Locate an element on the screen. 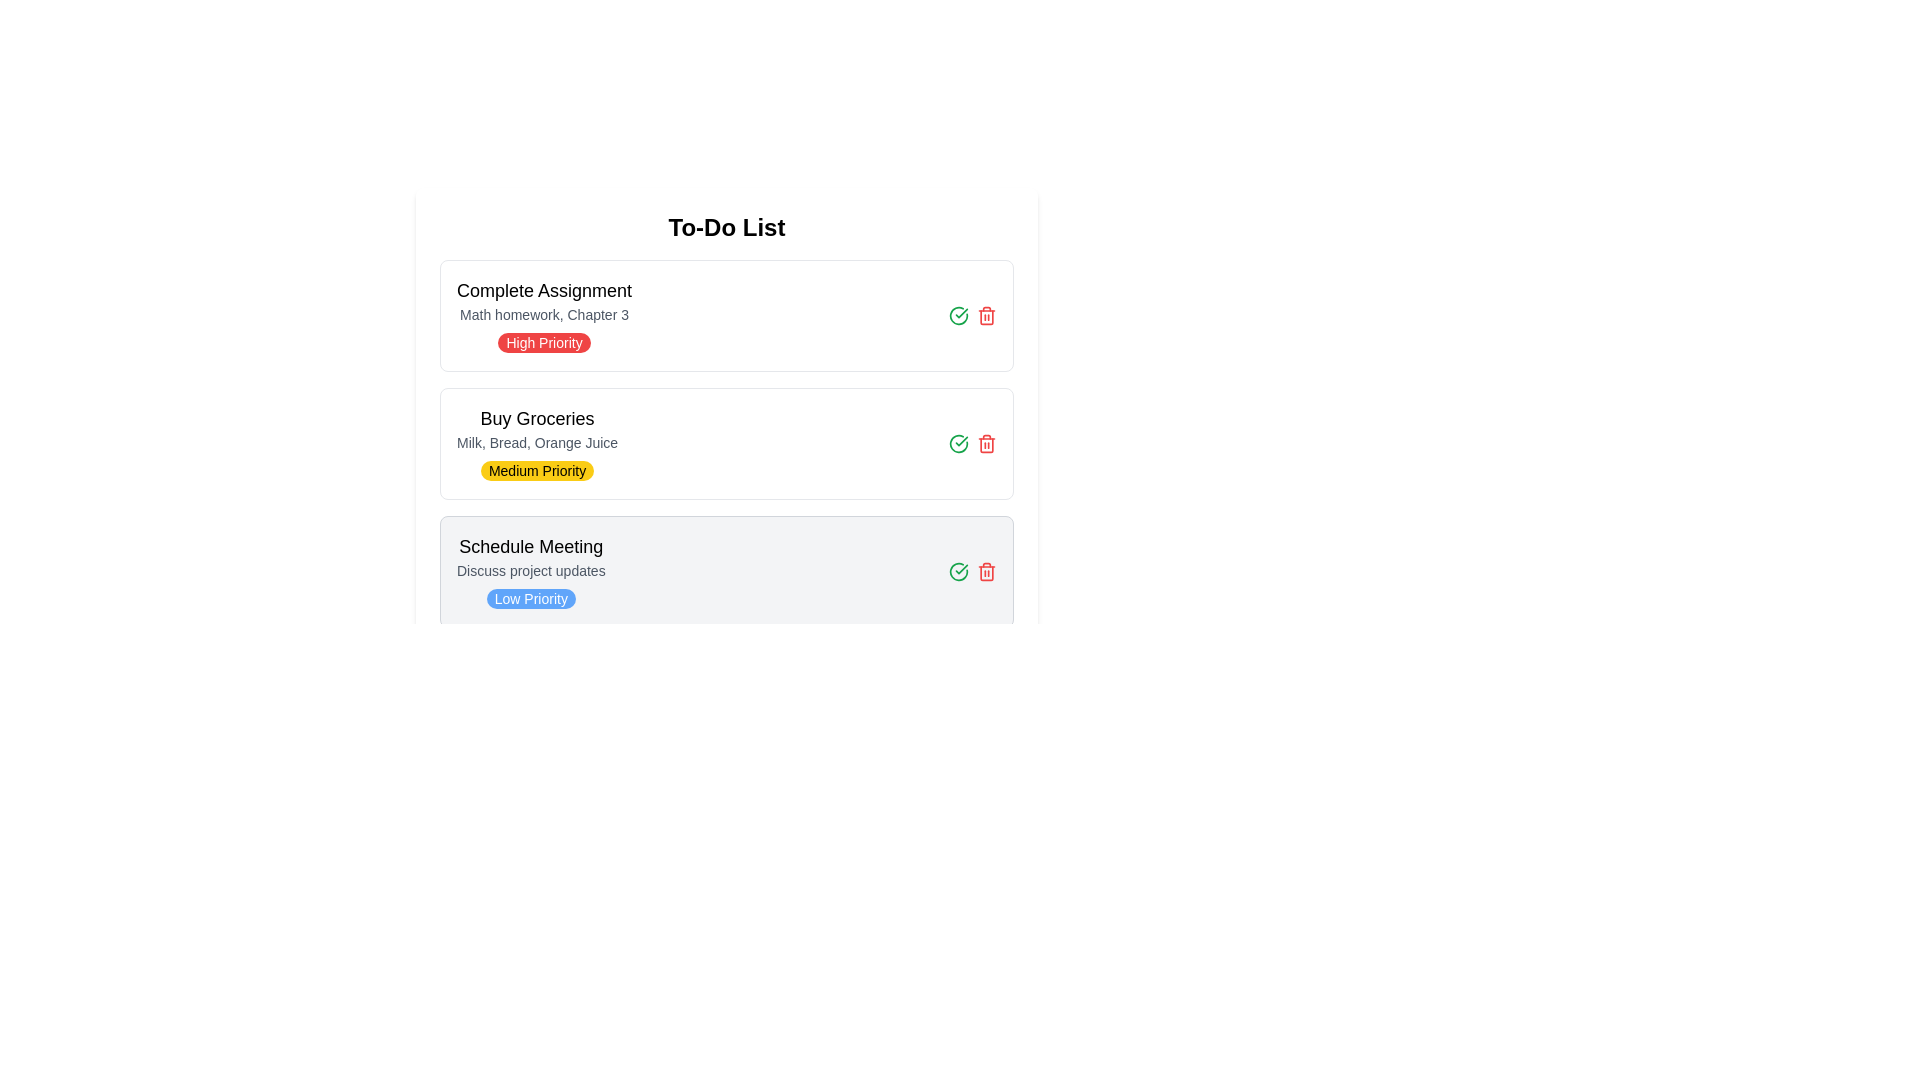 This screenshot has width=1920, height=1080. the icon group containing action buttons, which includes a green checkmark and a red trash can, located at the rightmost end of the 'Buy Groceries' to-do item row is located at coordinates (973, 442).